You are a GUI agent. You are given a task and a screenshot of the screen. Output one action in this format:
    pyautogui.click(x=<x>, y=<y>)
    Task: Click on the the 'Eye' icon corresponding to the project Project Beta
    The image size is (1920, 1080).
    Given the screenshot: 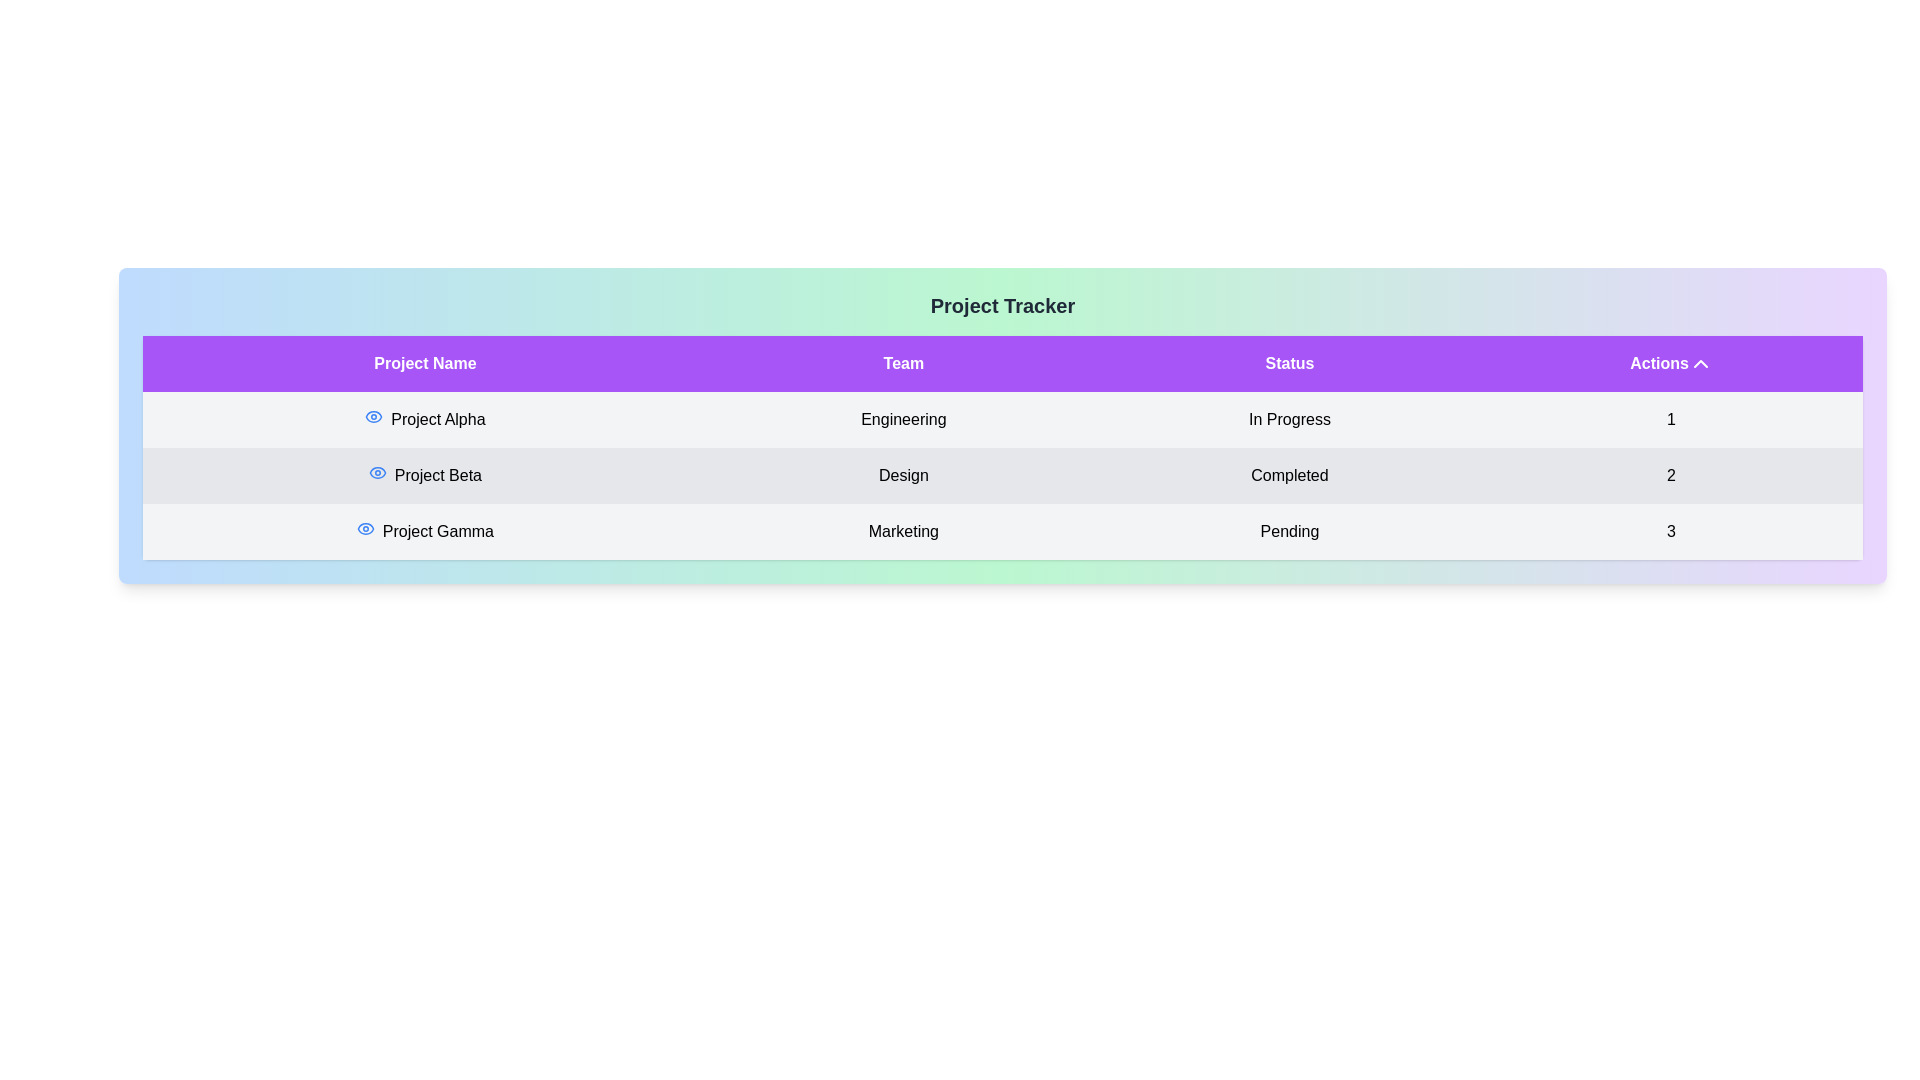 What is the action you would take?
    pyautogui.click(x=377, y=473)
    